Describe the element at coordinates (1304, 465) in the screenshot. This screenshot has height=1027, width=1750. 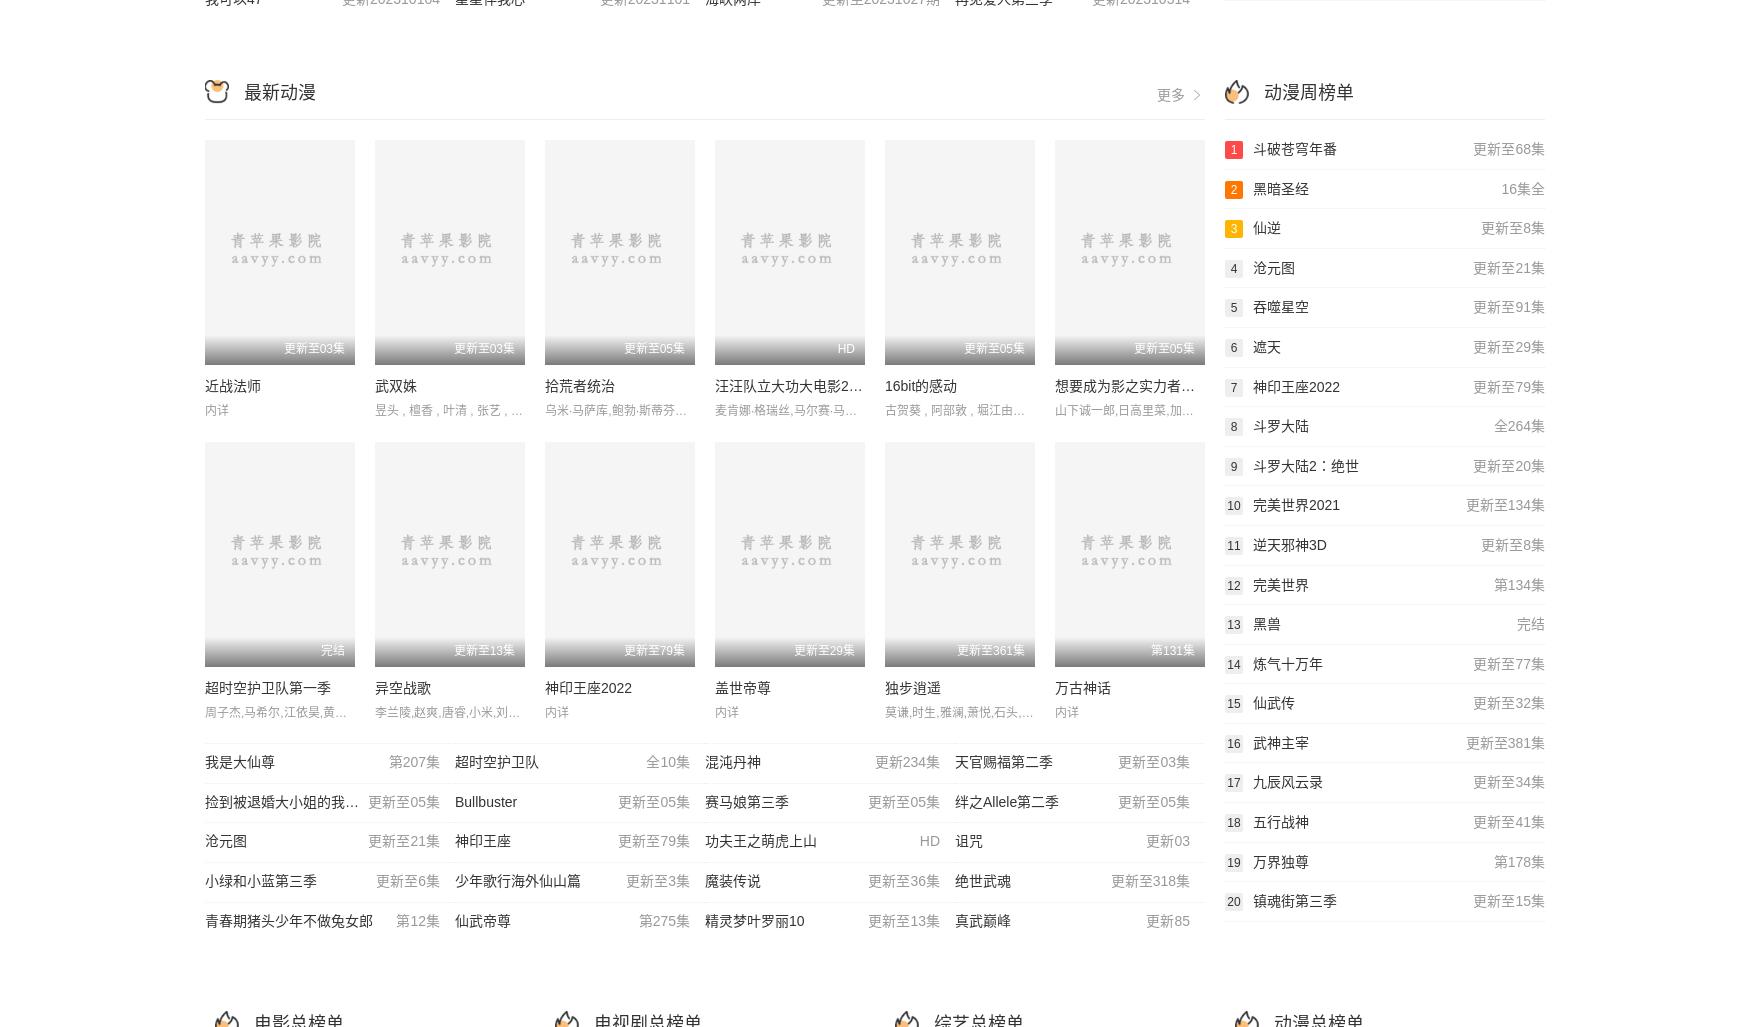
I see `'斗罗大陆2：绝世'` at that location.